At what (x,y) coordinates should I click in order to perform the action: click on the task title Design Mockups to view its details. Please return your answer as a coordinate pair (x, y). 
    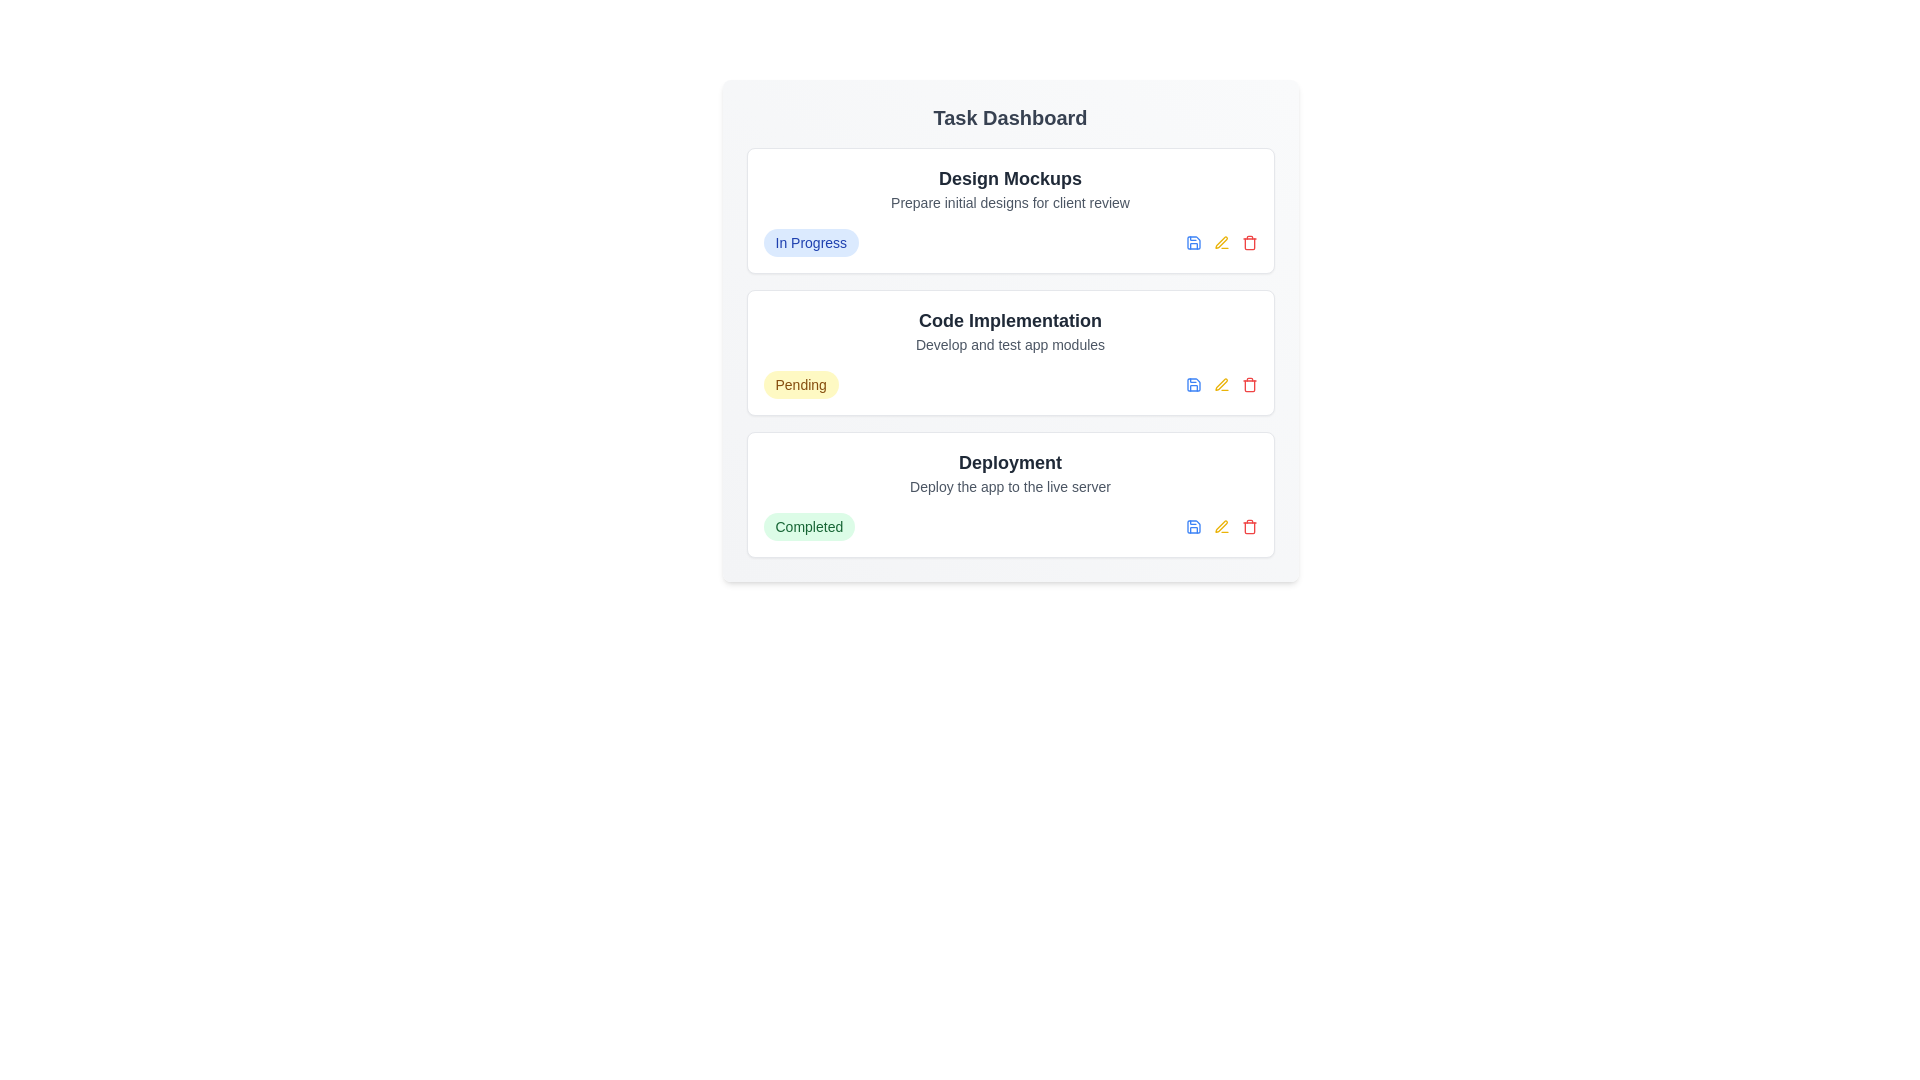
    Looking at the image, I should click on (1010, 177).